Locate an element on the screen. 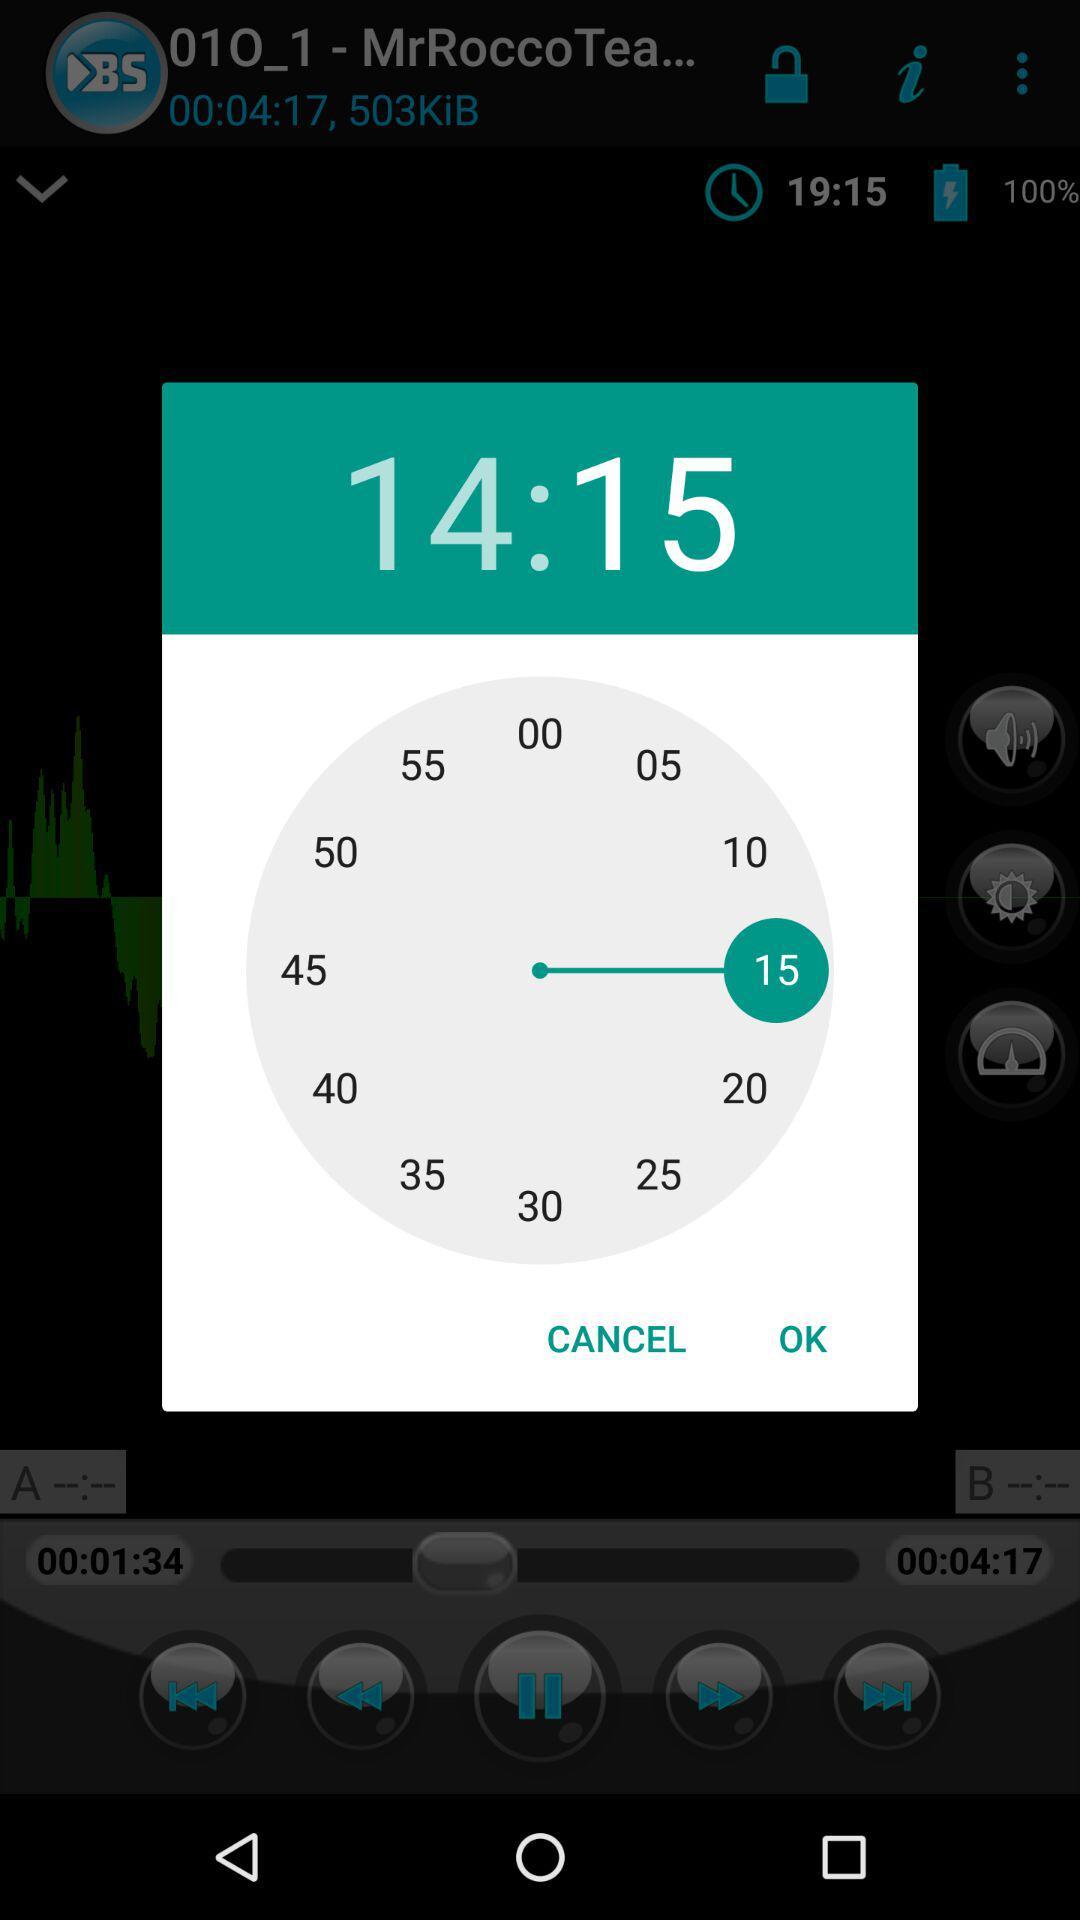  the icon at the bottom right corner is located at coordinates (801, 1338).